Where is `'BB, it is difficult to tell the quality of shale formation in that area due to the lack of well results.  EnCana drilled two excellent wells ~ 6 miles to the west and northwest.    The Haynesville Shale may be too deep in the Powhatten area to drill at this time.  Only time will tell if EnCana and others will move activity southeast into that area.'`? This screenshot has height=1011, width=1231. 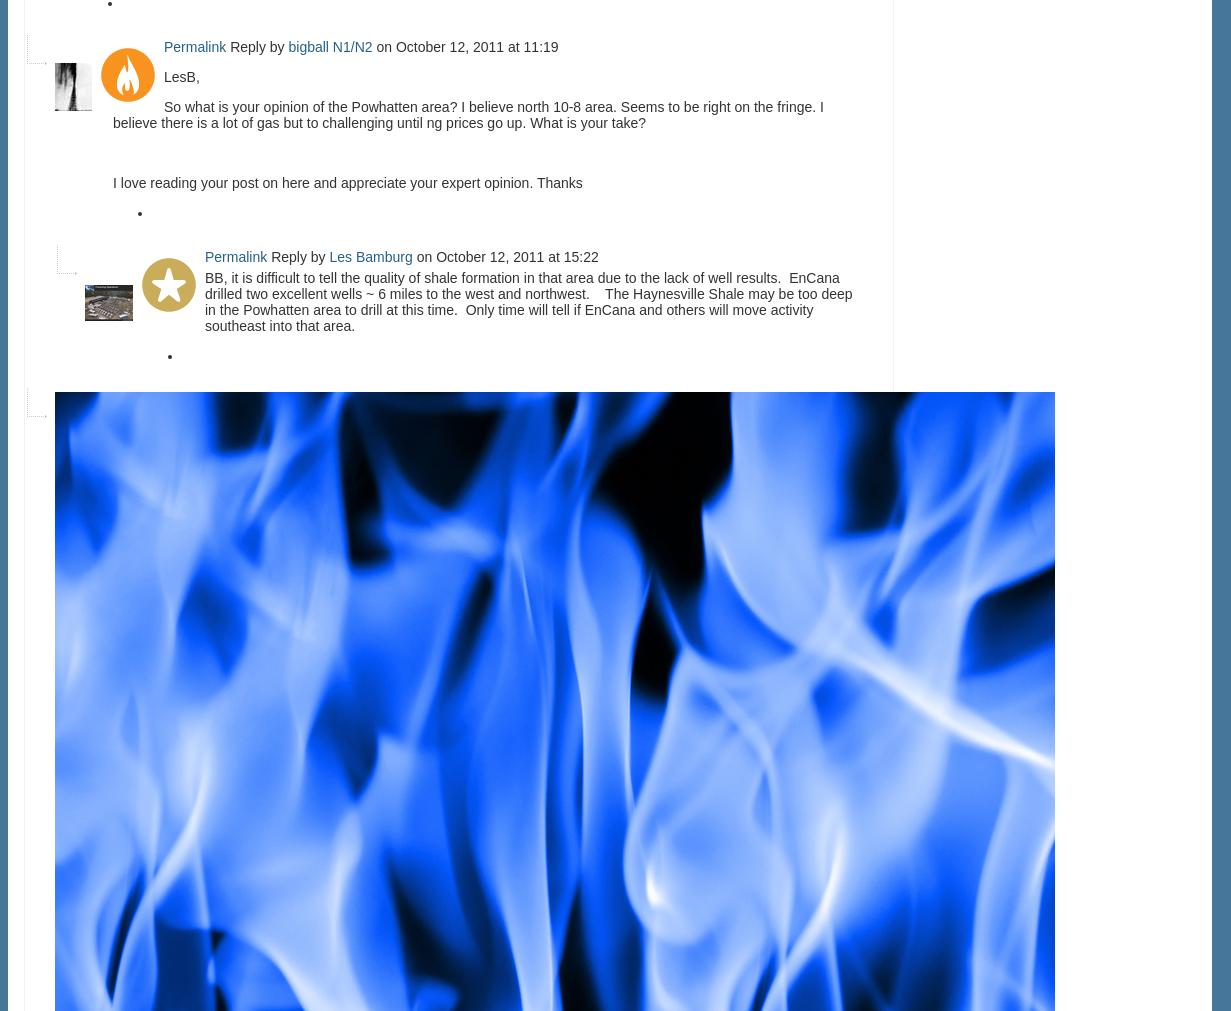 'BB, it is difficult to tell the quality of shale formation in that area due to the lack of well results.  EnCana drilled two excellent wells ~ 6 miles to the west and northwest.    The Haynesville Shale may be too deep in the Powhatten area to drill at this time.  Only time will tell if EnCana and others will move activity southeast into that area.' is located at coordinates (528, 301).